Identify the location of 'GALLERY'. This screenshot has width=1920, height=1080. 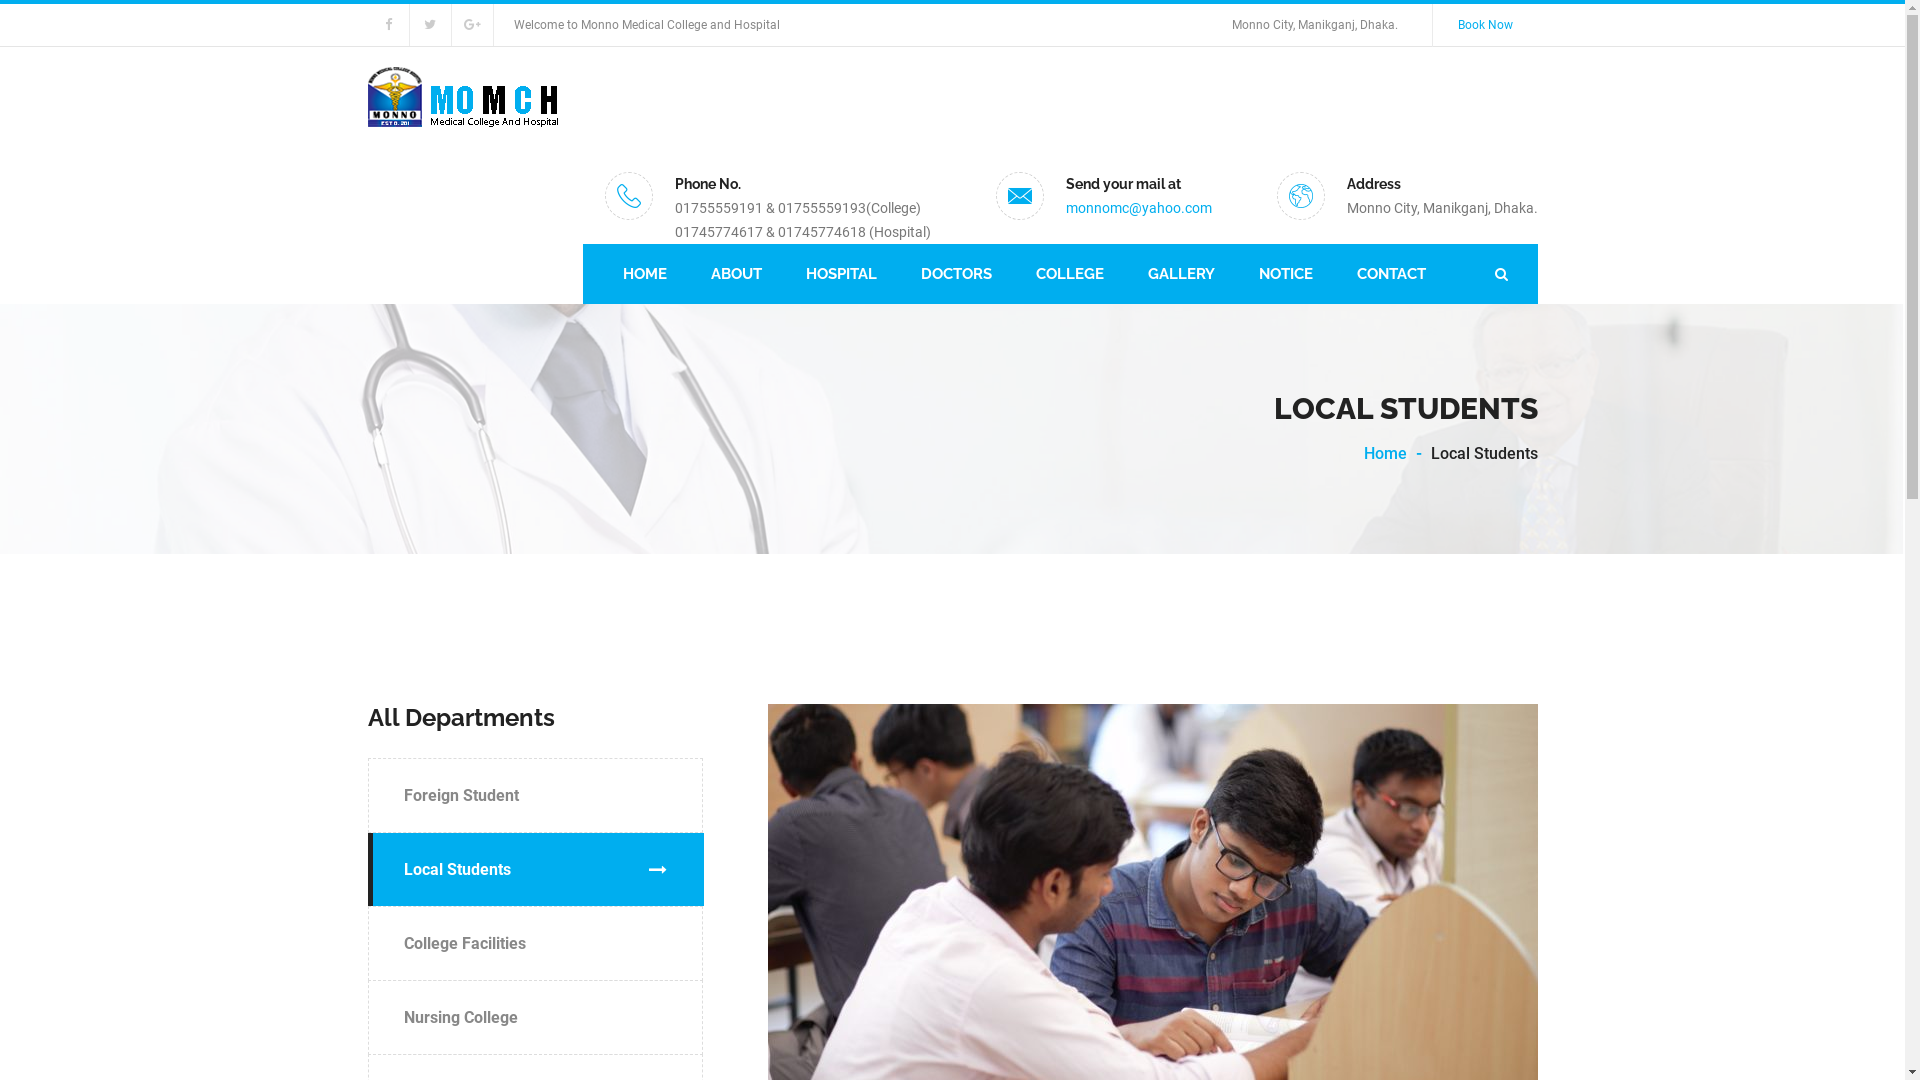
(1181, 273).